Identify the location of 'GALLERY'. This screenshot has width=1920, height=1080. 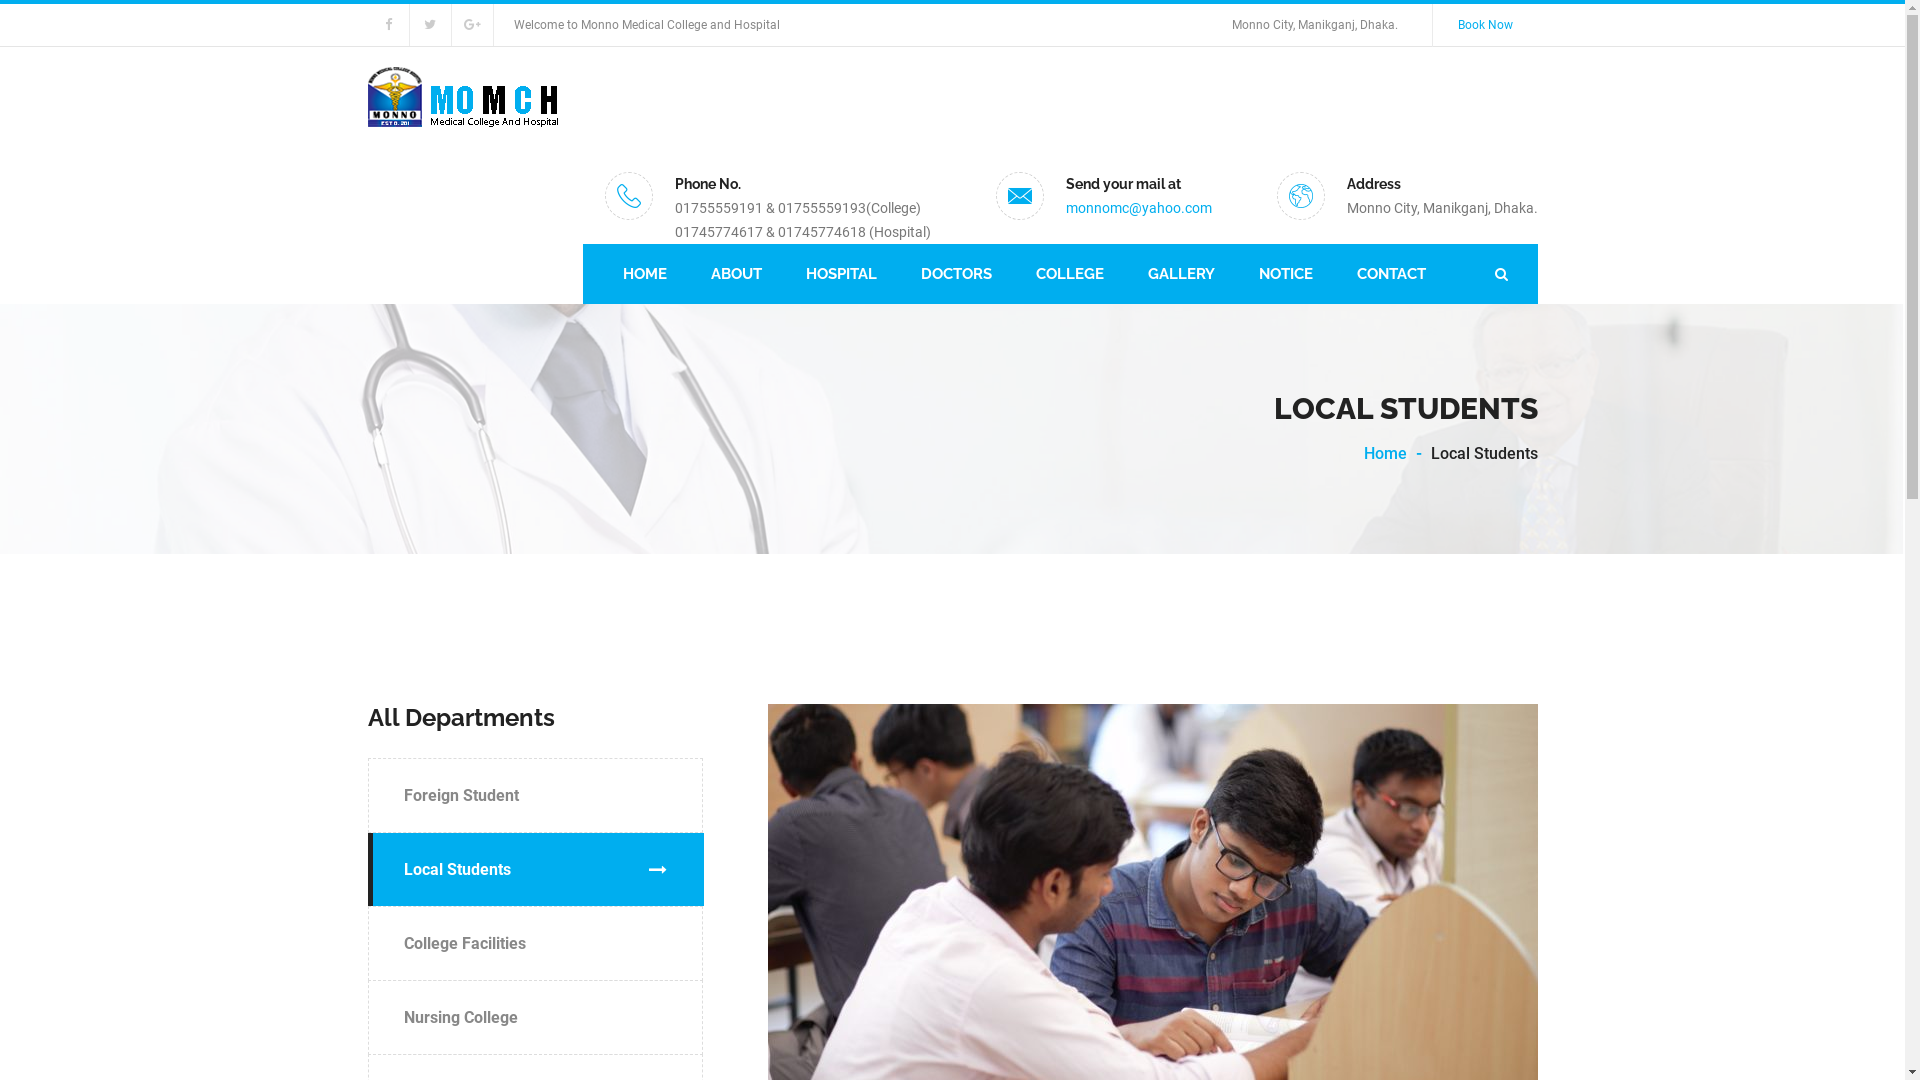
(1181, 273).